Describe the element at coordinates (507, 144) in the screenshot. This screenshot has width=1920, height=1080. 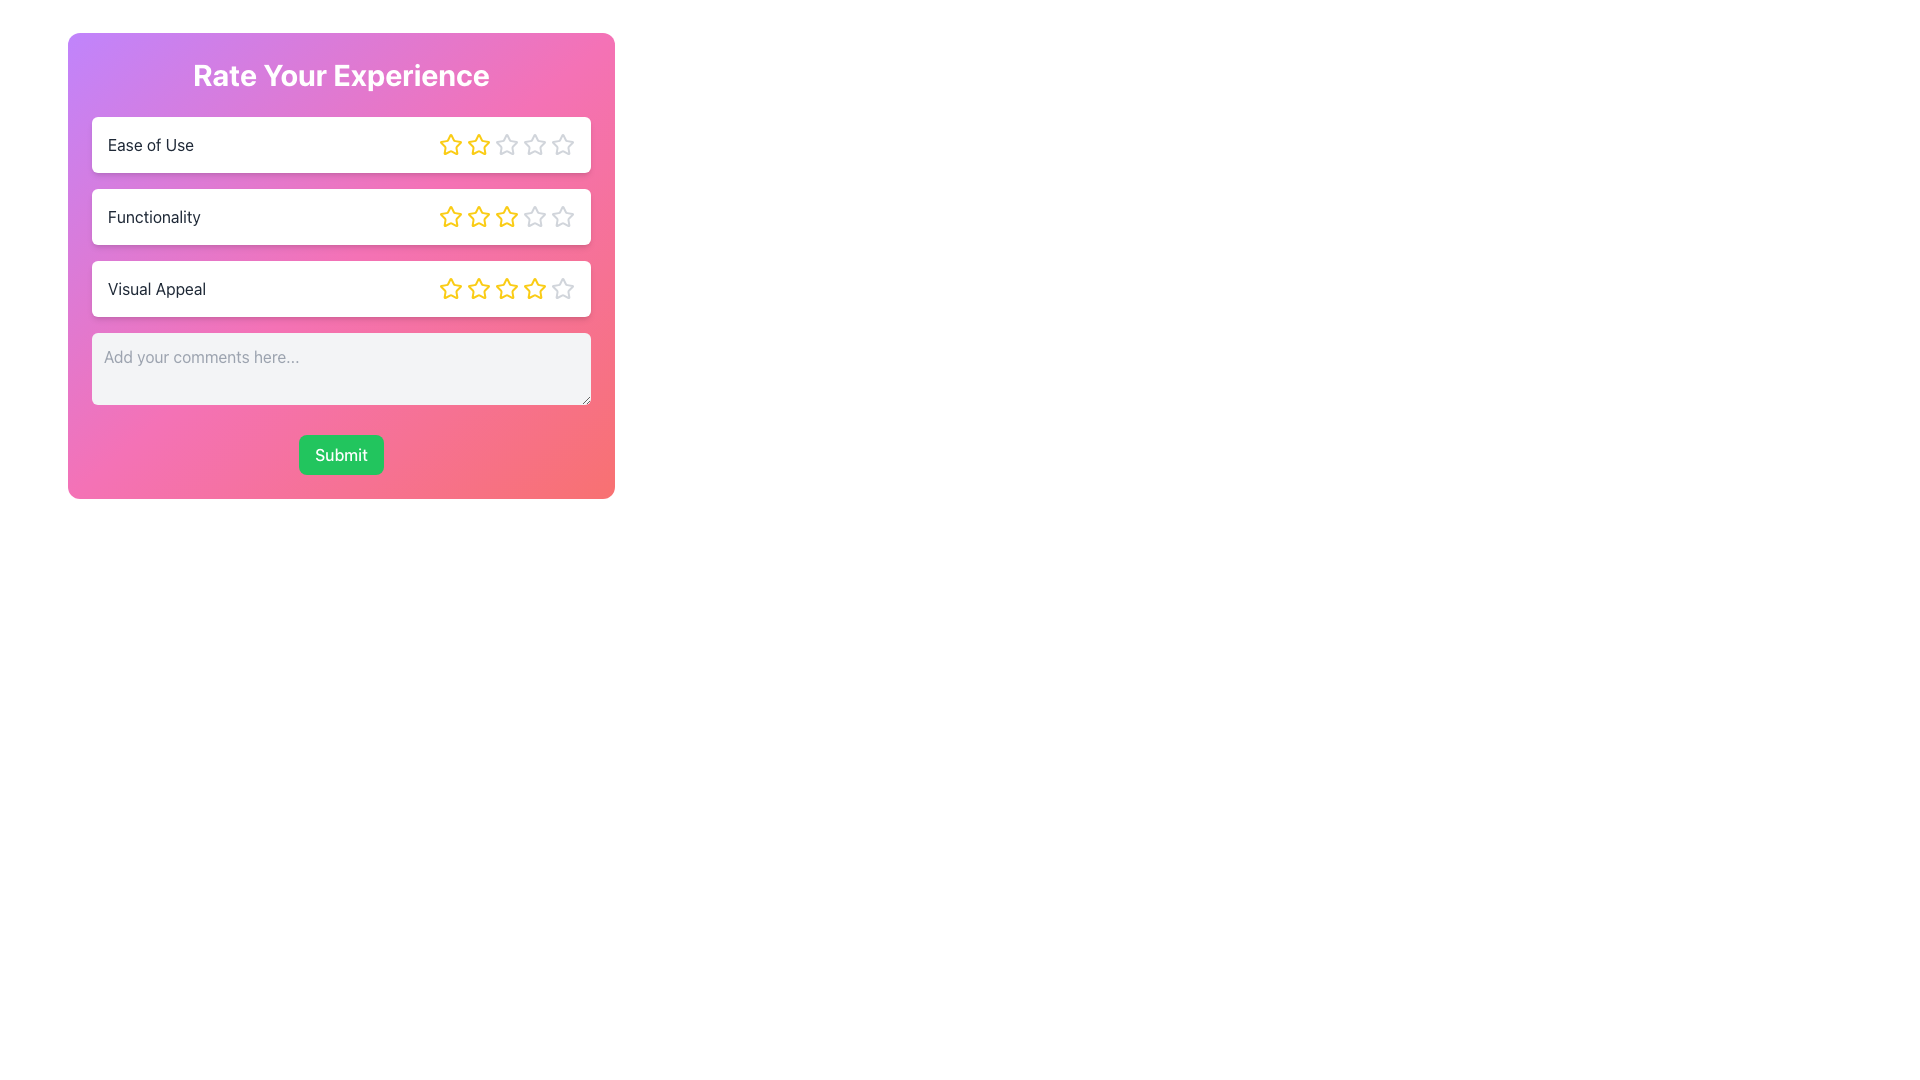
I see `the third star-shaped icon in the 'Ease of Use' rating section` at that location.